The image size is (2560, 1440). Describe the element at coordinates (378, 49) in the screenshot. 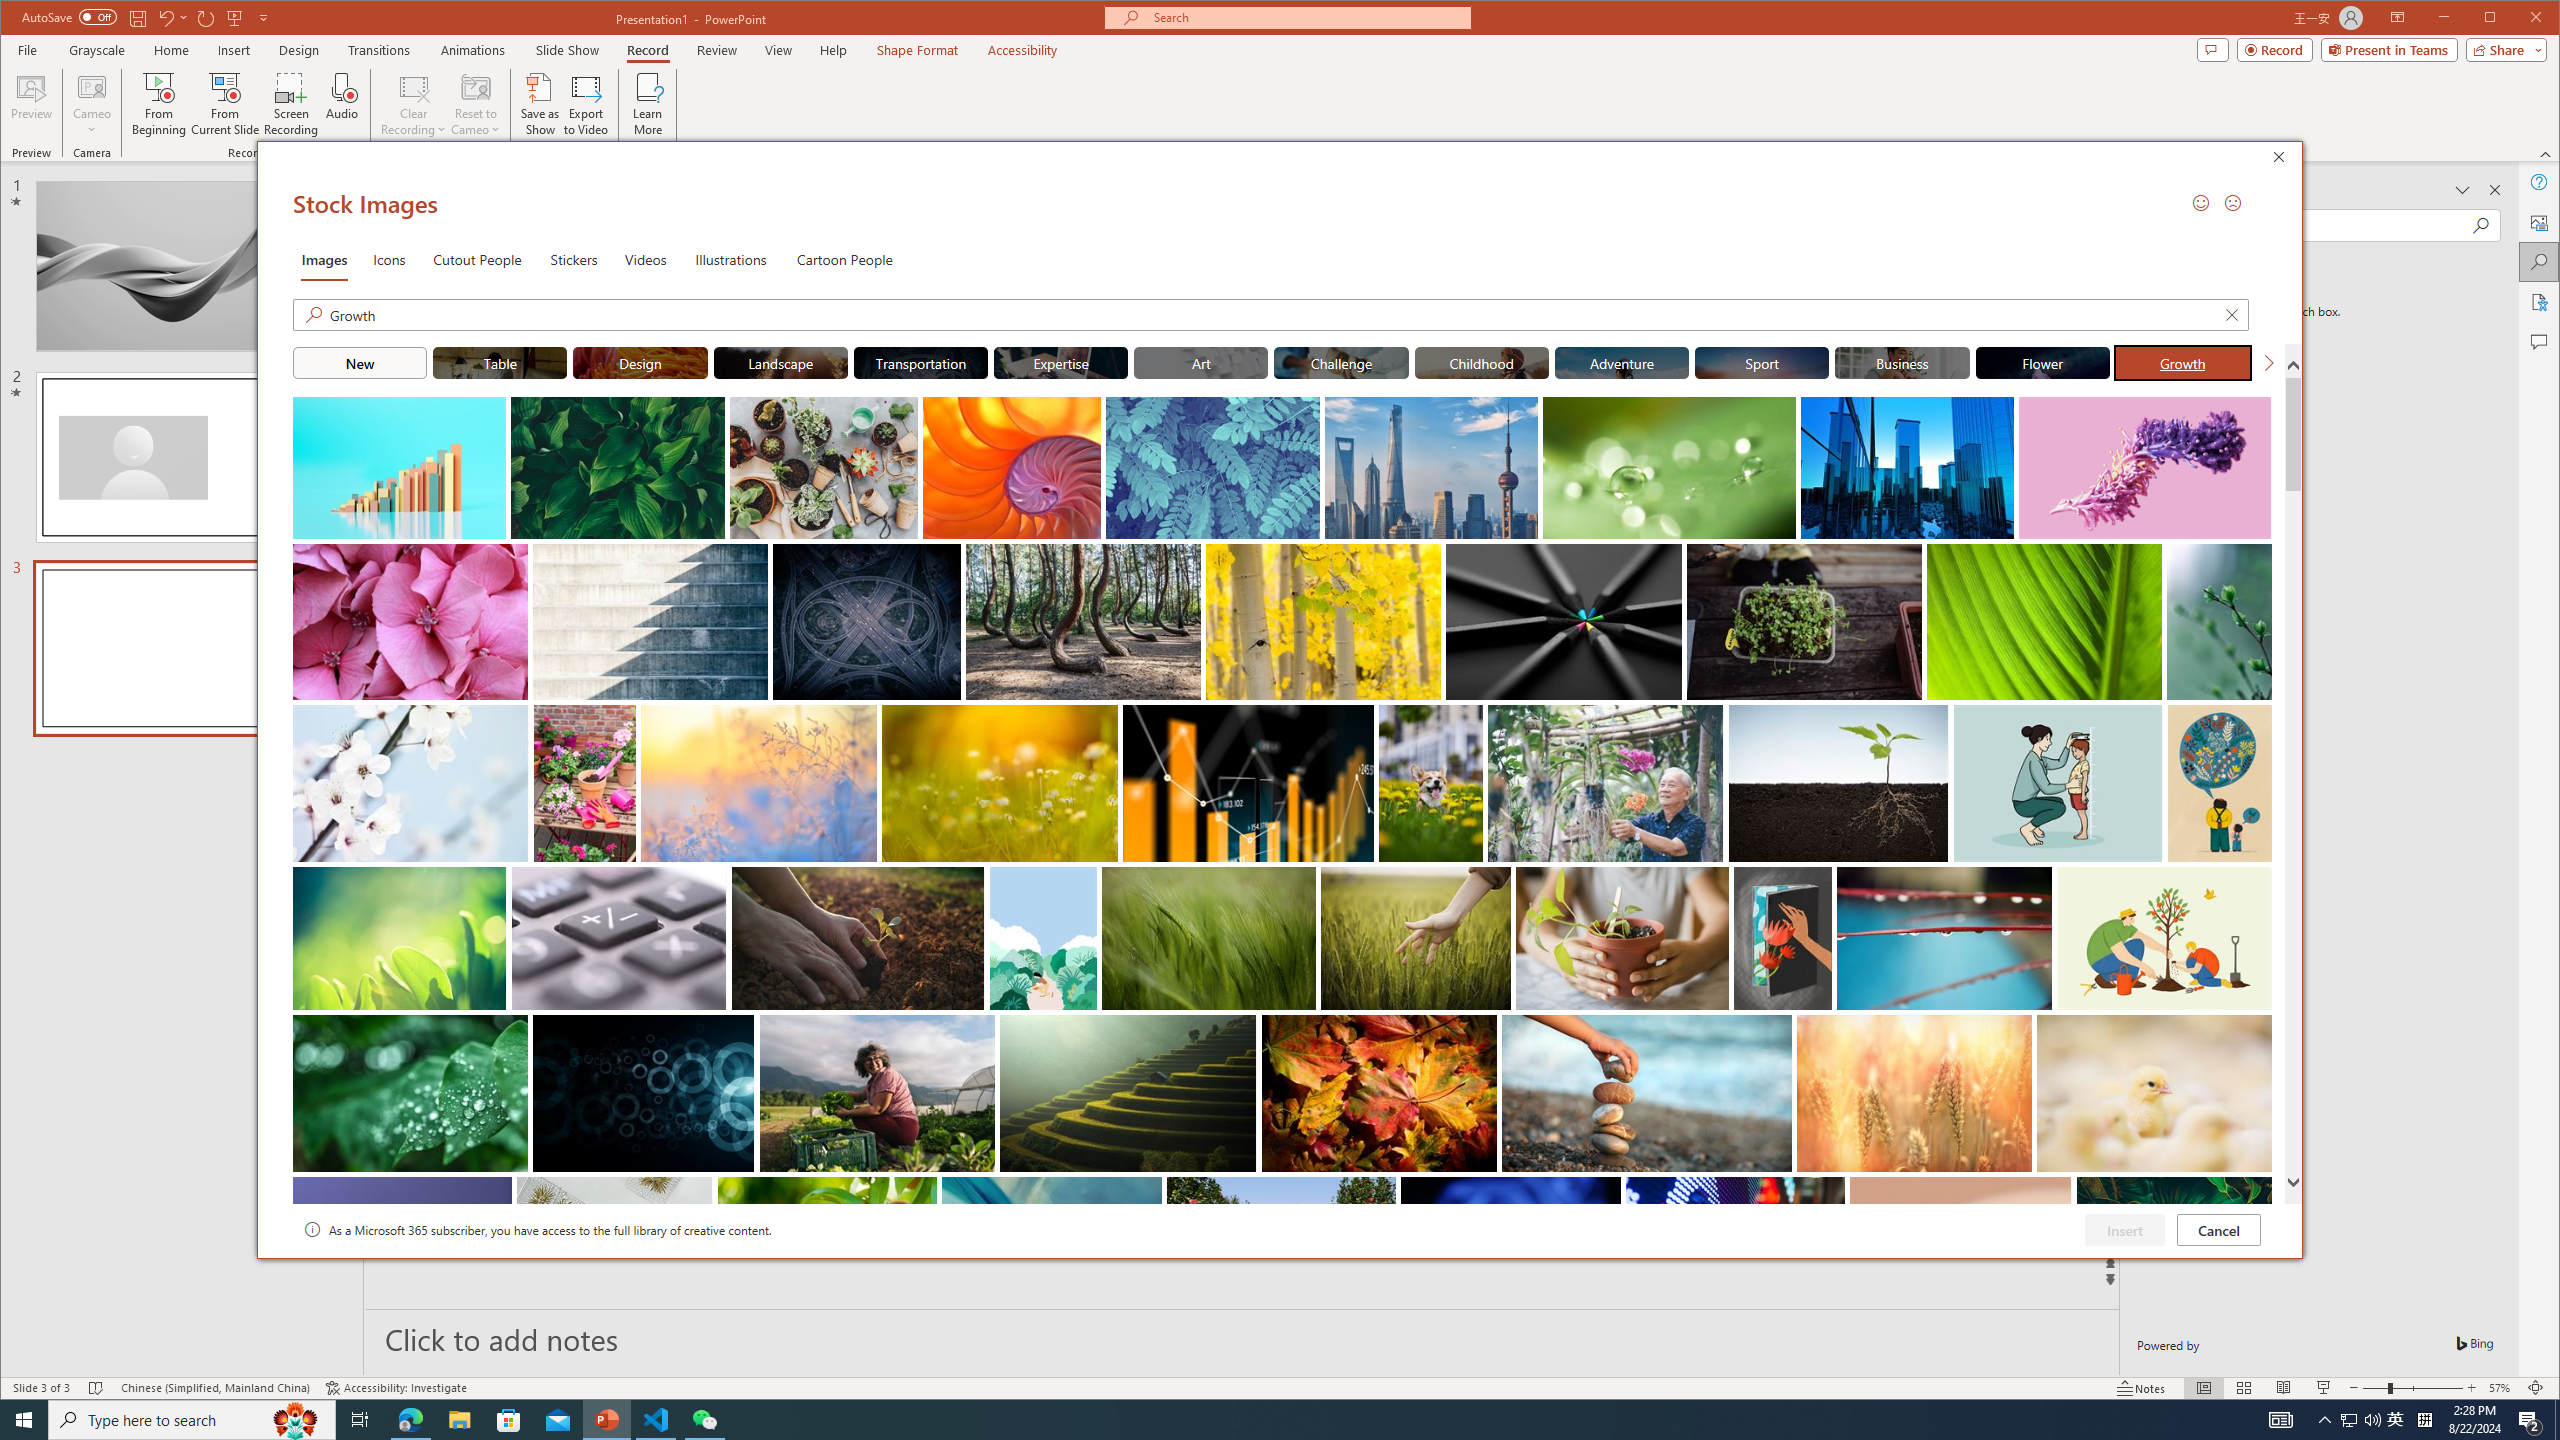

I see `'Transitions'` at that location.